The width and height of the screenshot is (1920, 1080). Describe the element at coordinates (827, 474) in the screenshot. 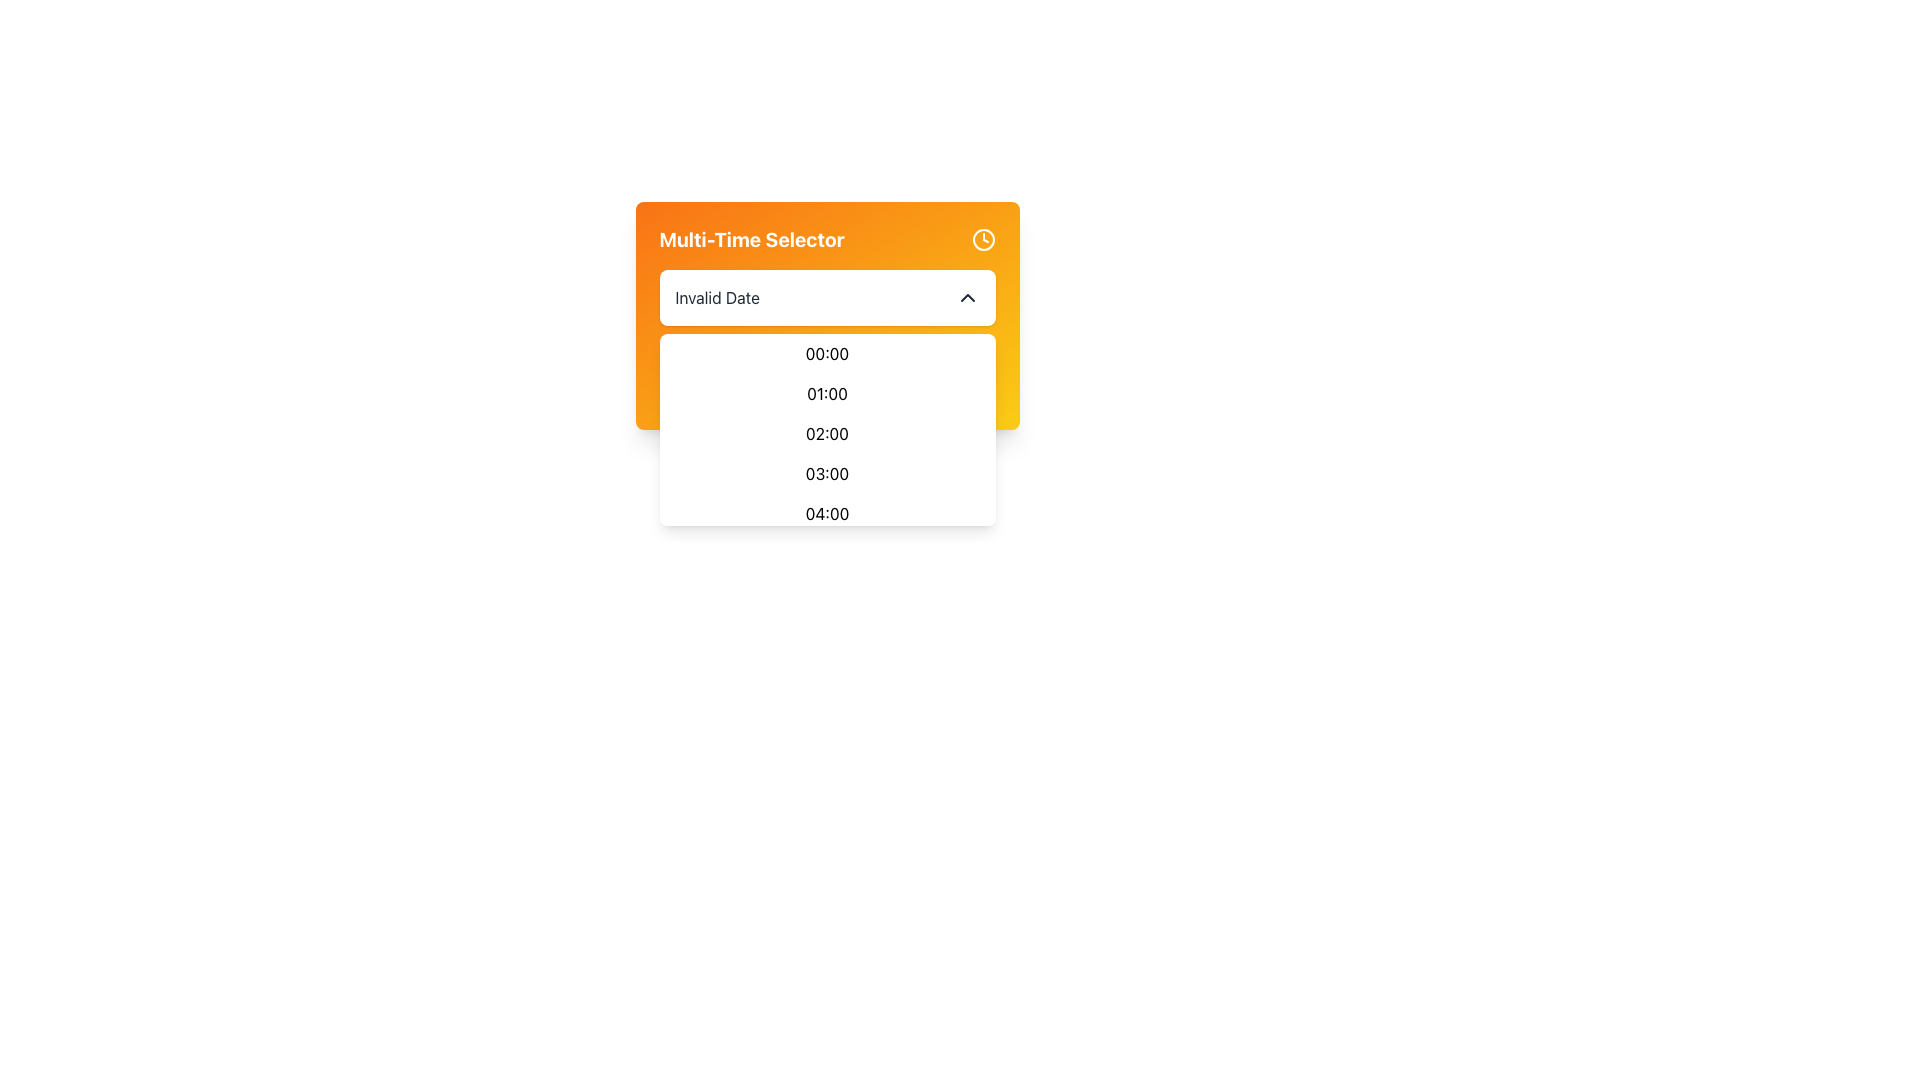

I see `the dropdown list item displaying '03:00' to trigger the hover styling effect` at that location.